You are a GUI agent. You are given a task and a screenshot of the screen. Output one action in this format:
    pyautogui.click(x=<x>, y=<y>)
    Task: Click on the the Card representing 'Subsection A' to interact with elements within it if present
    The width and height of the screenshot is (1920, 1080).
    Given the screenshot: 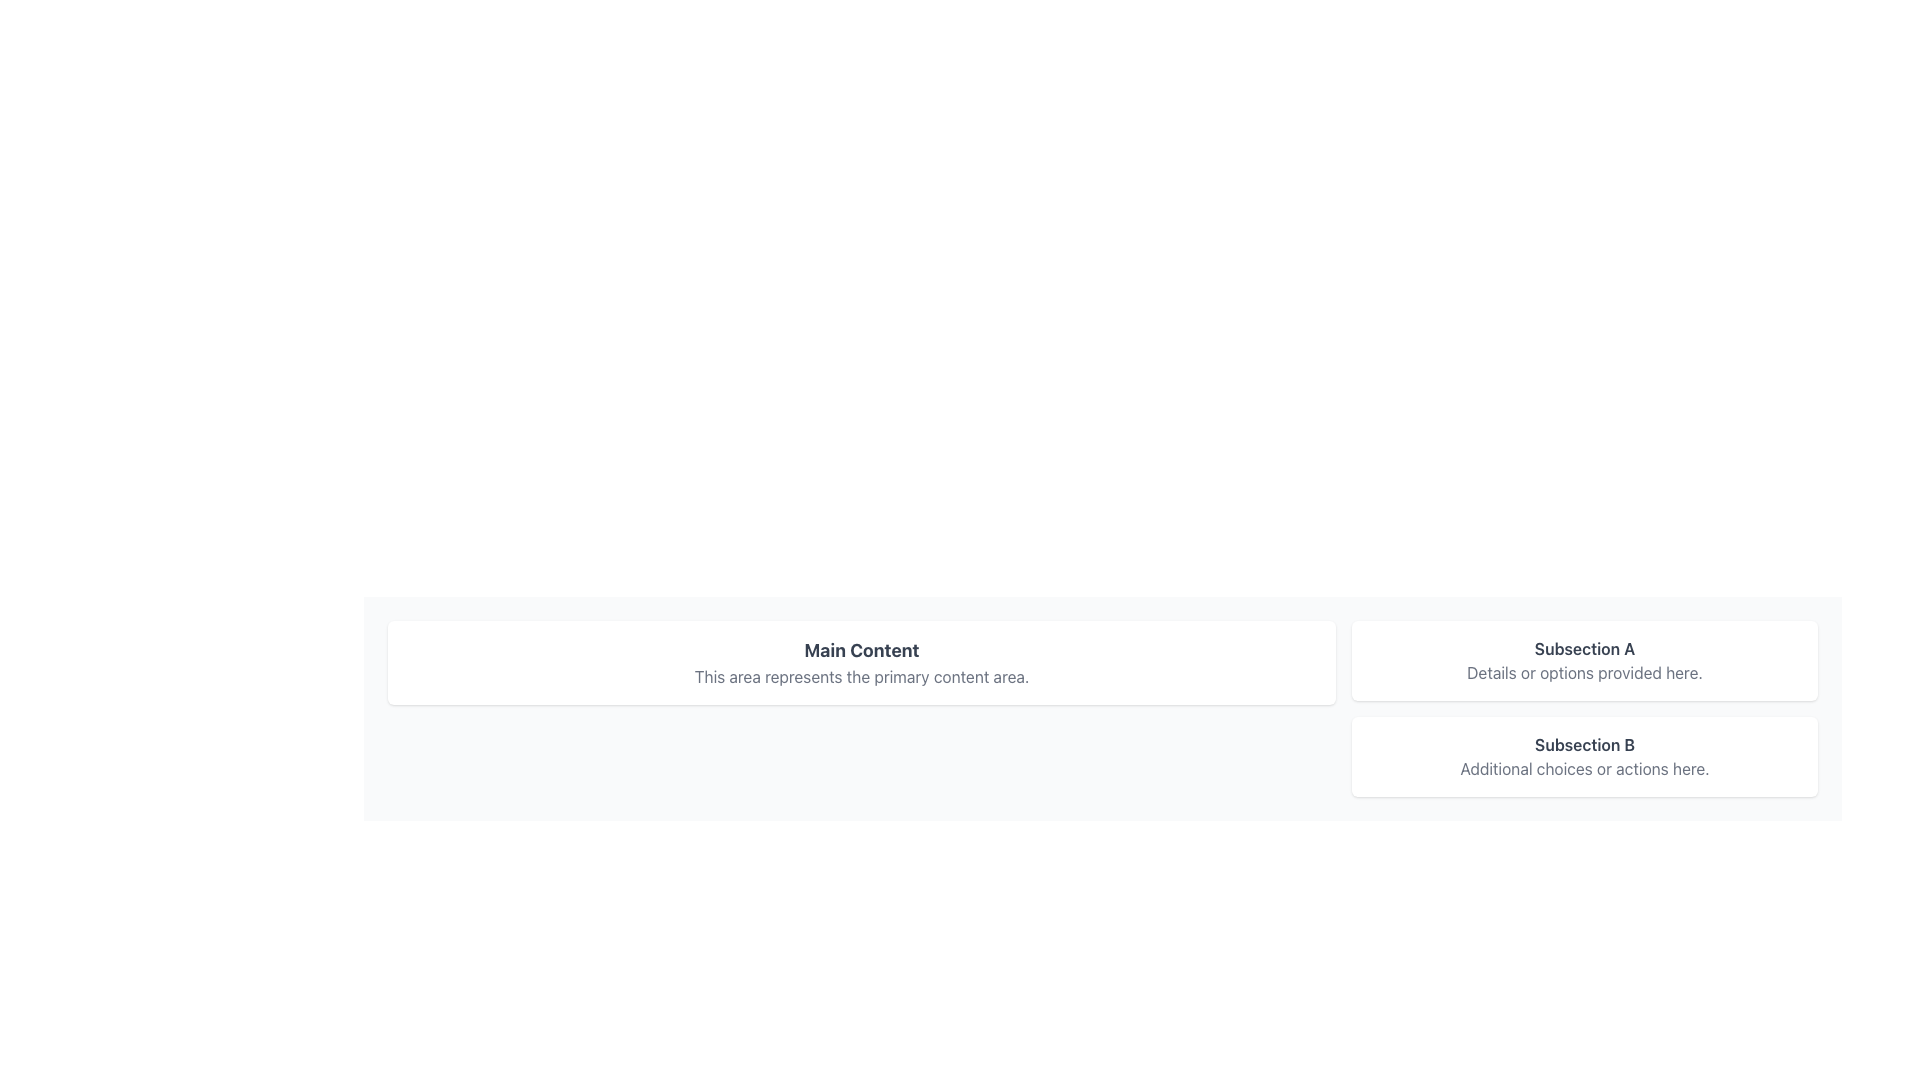 What is the action you would take?
    pyautogui.click(x=1583, y=660)
    